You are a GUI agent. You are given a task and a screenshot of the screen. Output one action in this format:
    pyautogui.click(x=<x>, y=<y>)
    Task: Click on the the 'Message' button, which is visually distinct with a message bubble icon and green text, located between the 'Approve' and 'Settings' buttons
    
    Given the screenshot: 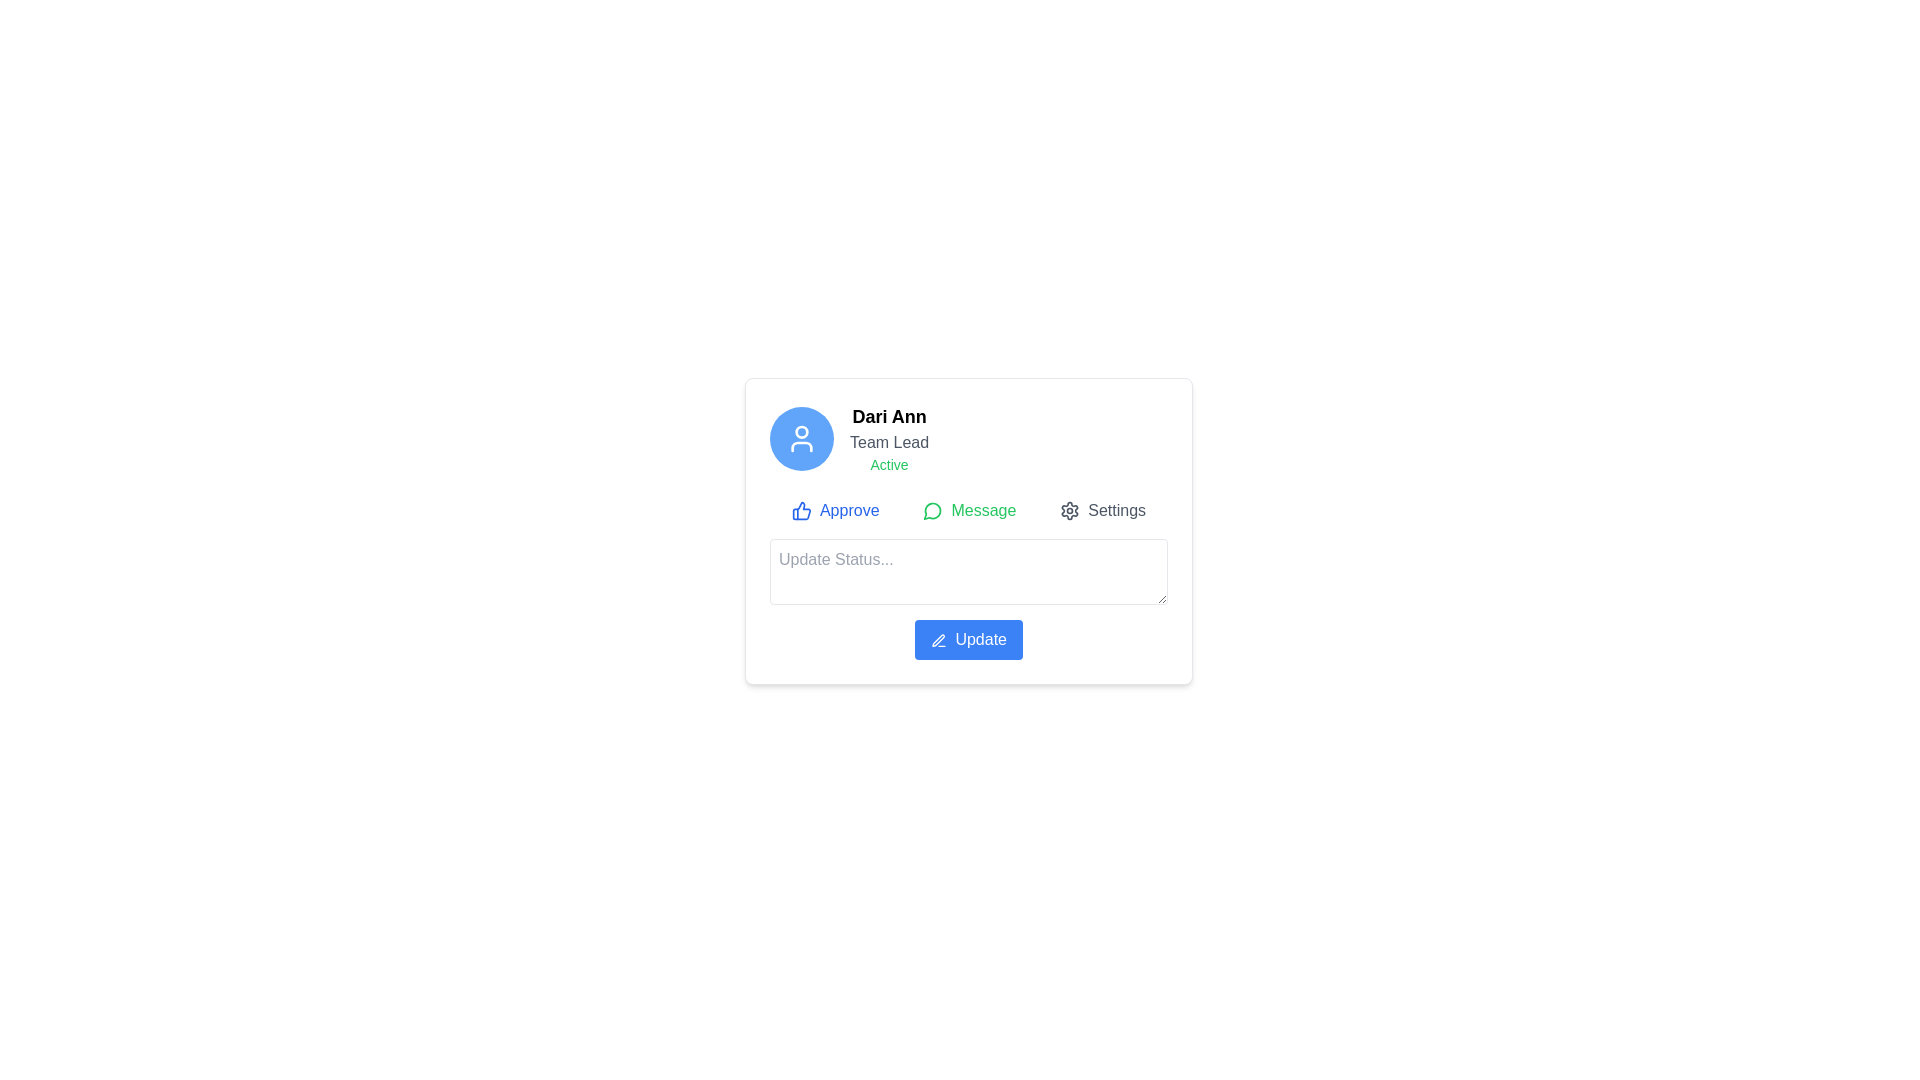 What is the action you would take?
    pyautogui.click(x=969, y=509)
    